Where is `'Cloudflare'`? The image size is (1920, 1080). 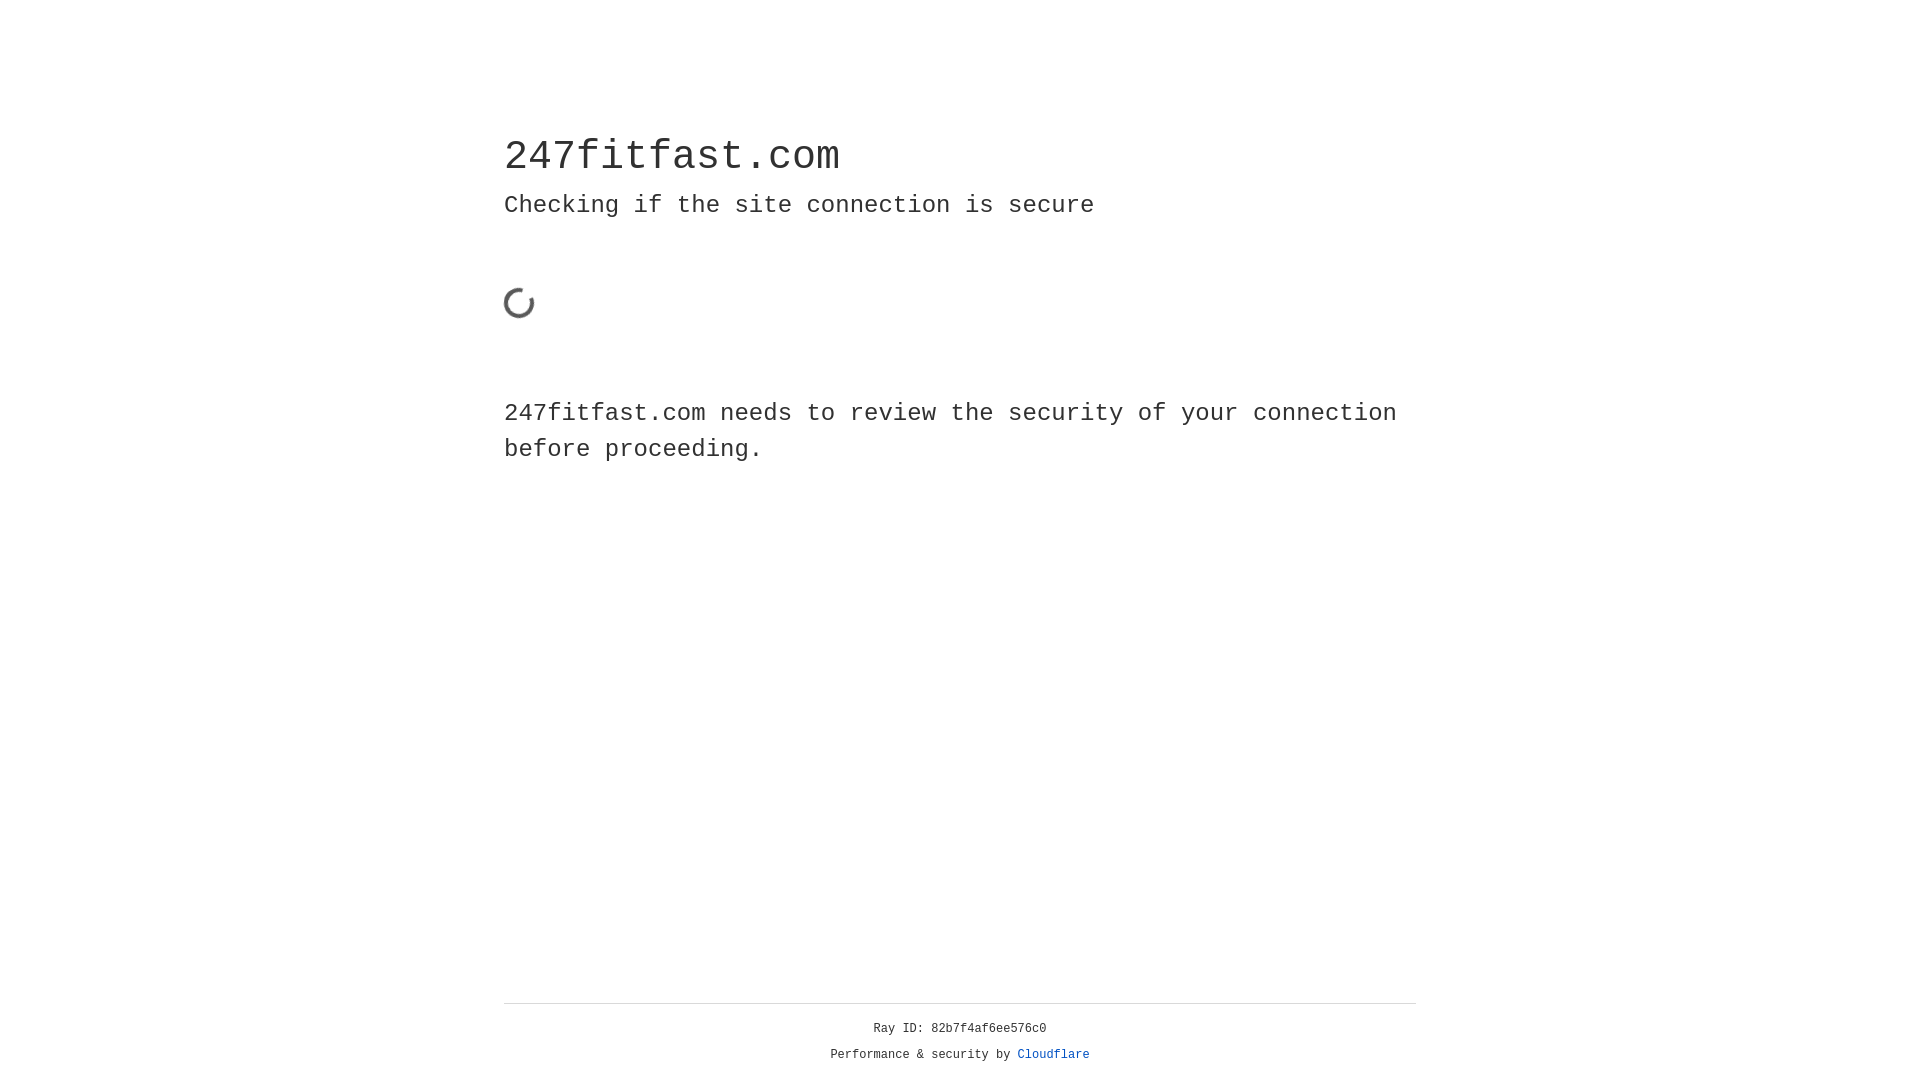 'Cloudflare' is located at coordinates (1053, 1054).